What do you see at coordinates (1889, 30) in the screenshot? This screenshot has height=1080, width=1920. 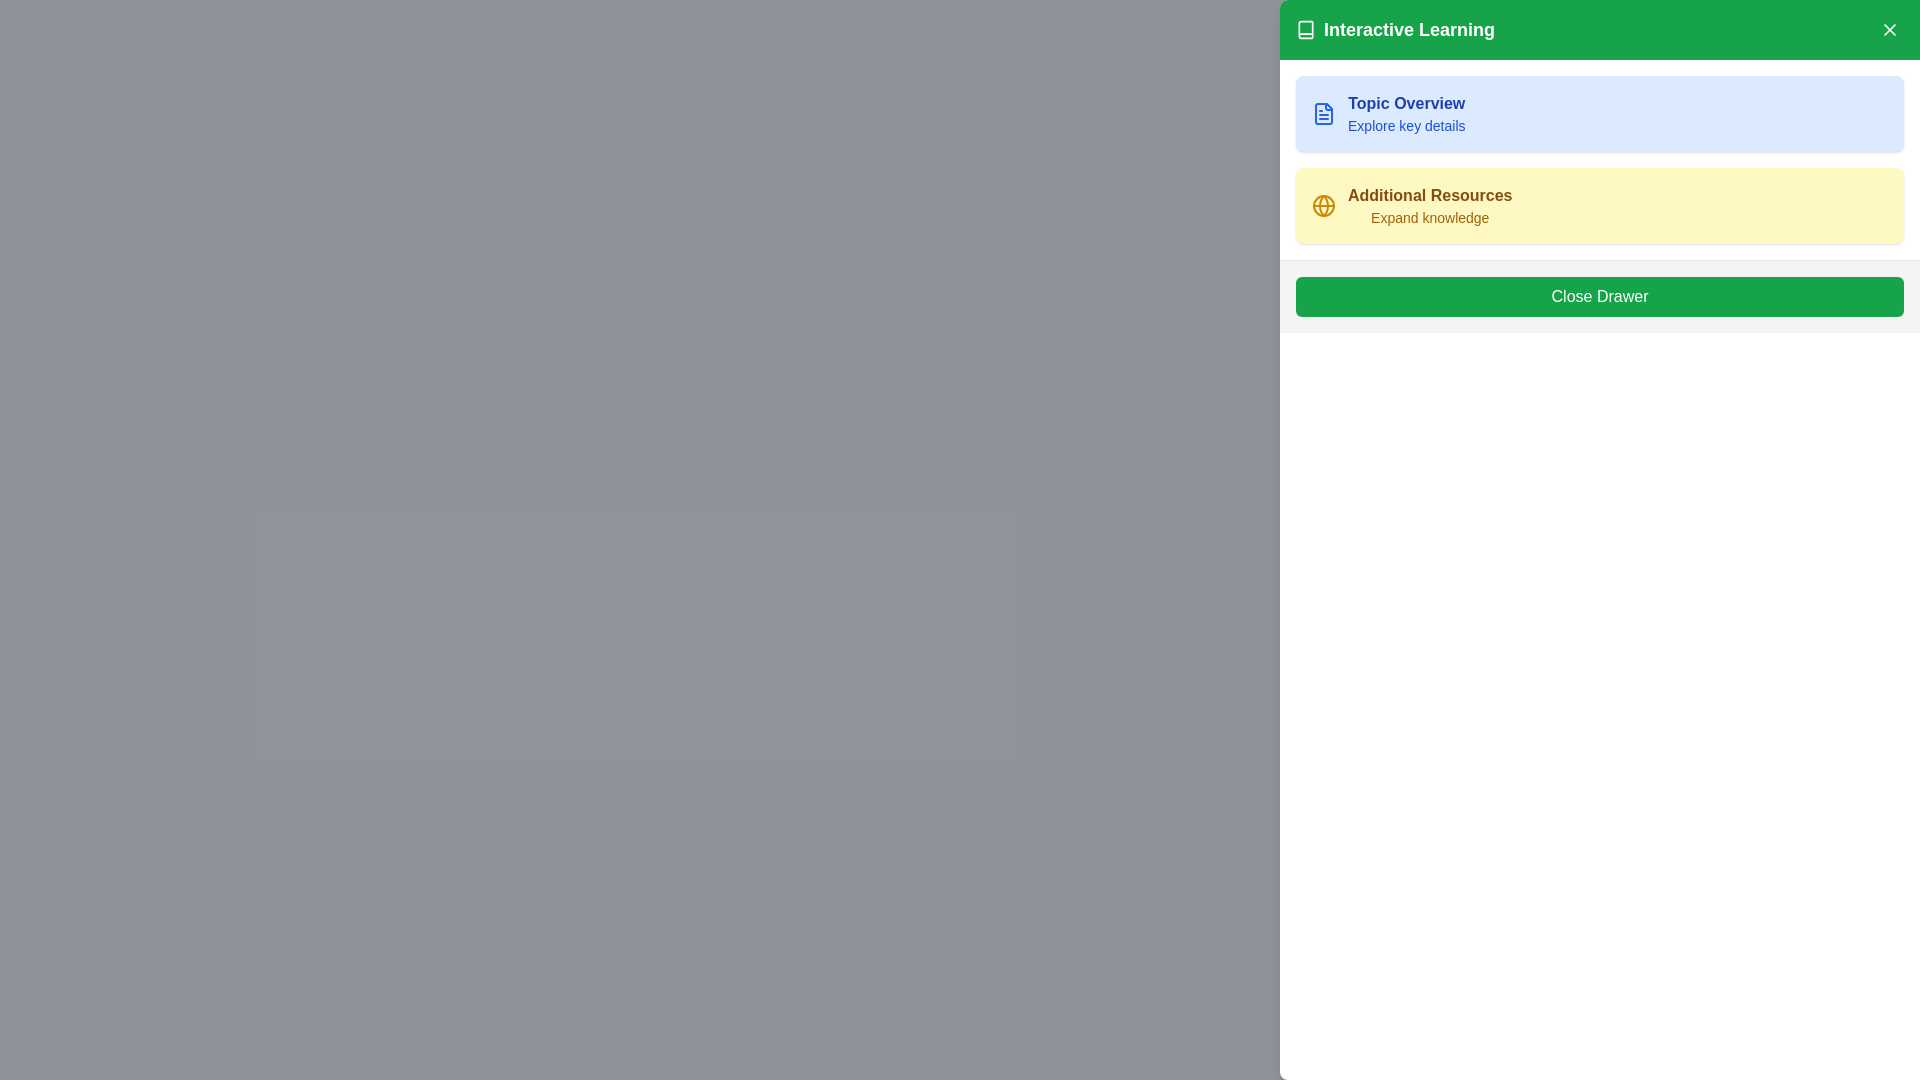 I see `the close button located in the top-right corner of the green header bar labeled 'Interactive Learning'` at bounding box center [1889, 30].